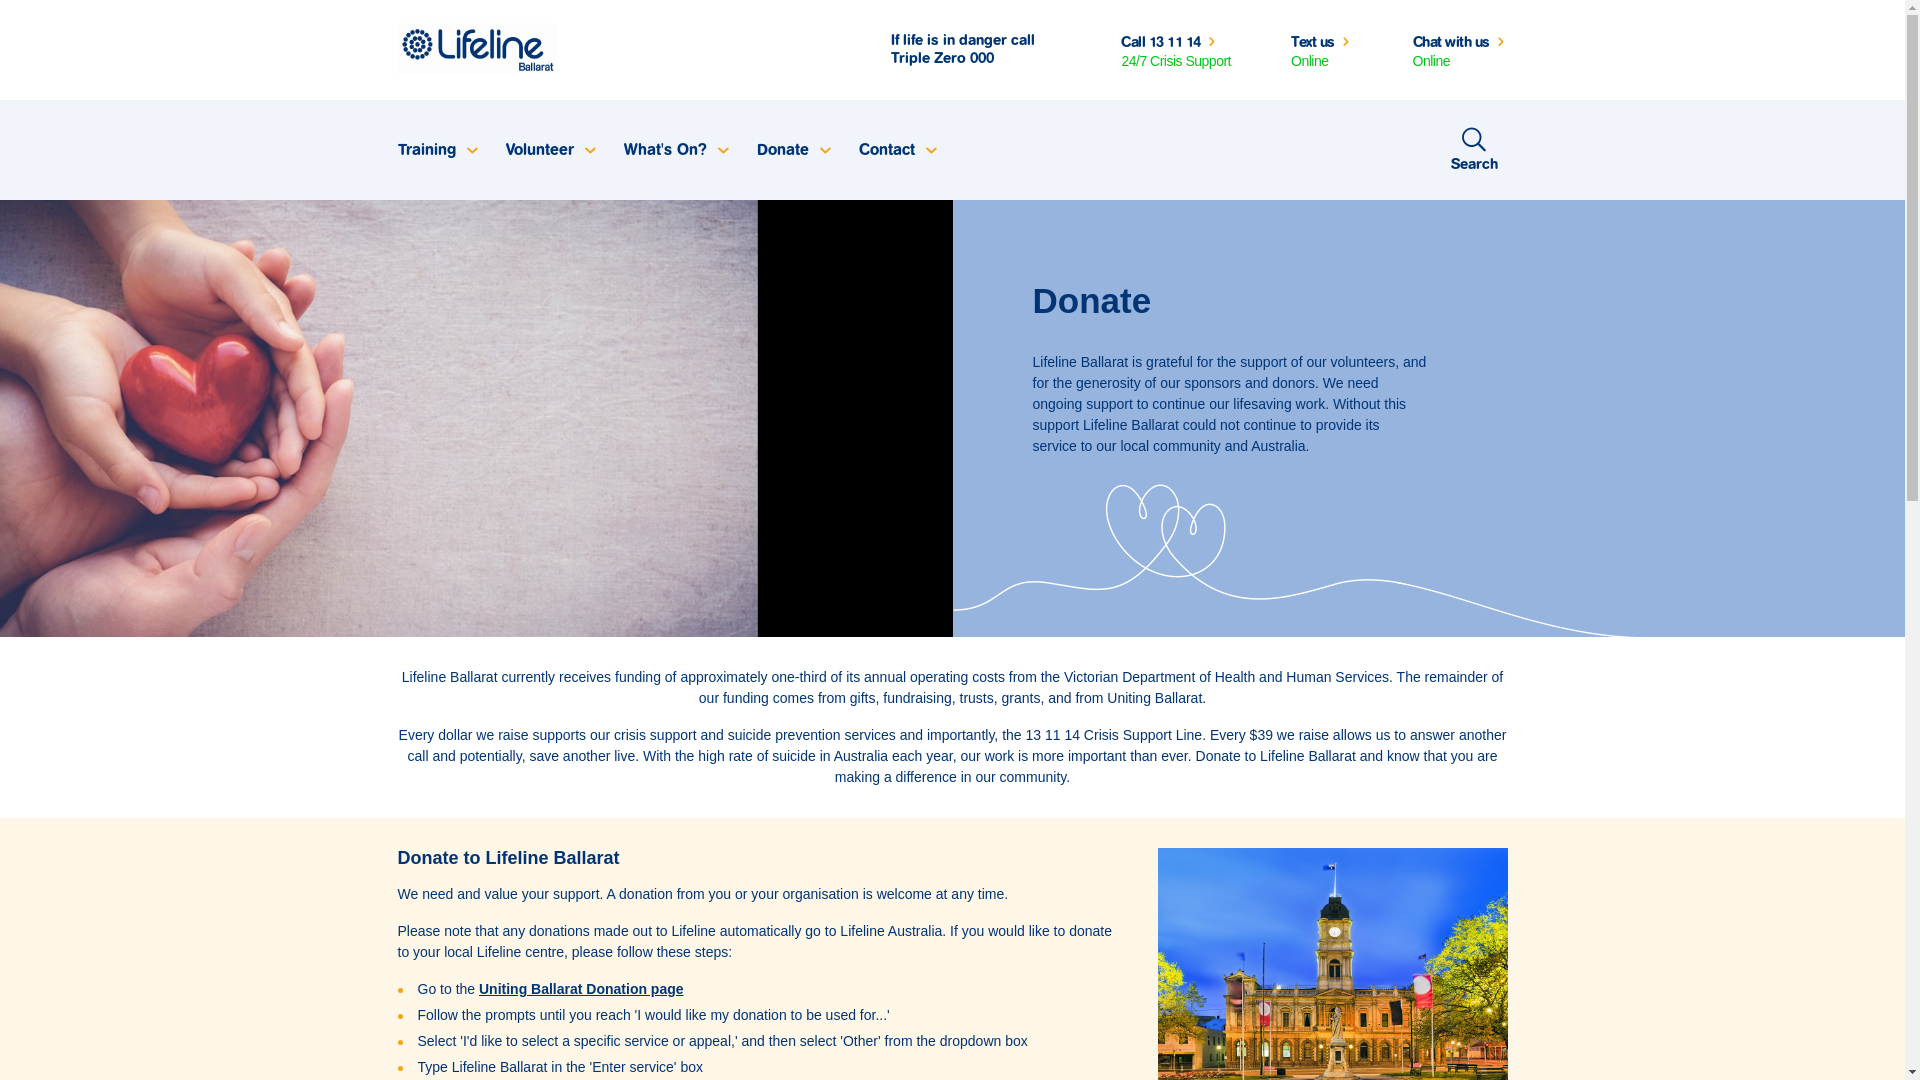 The image size is (1920, 1080). I want to click on '000', so click(982, 57).